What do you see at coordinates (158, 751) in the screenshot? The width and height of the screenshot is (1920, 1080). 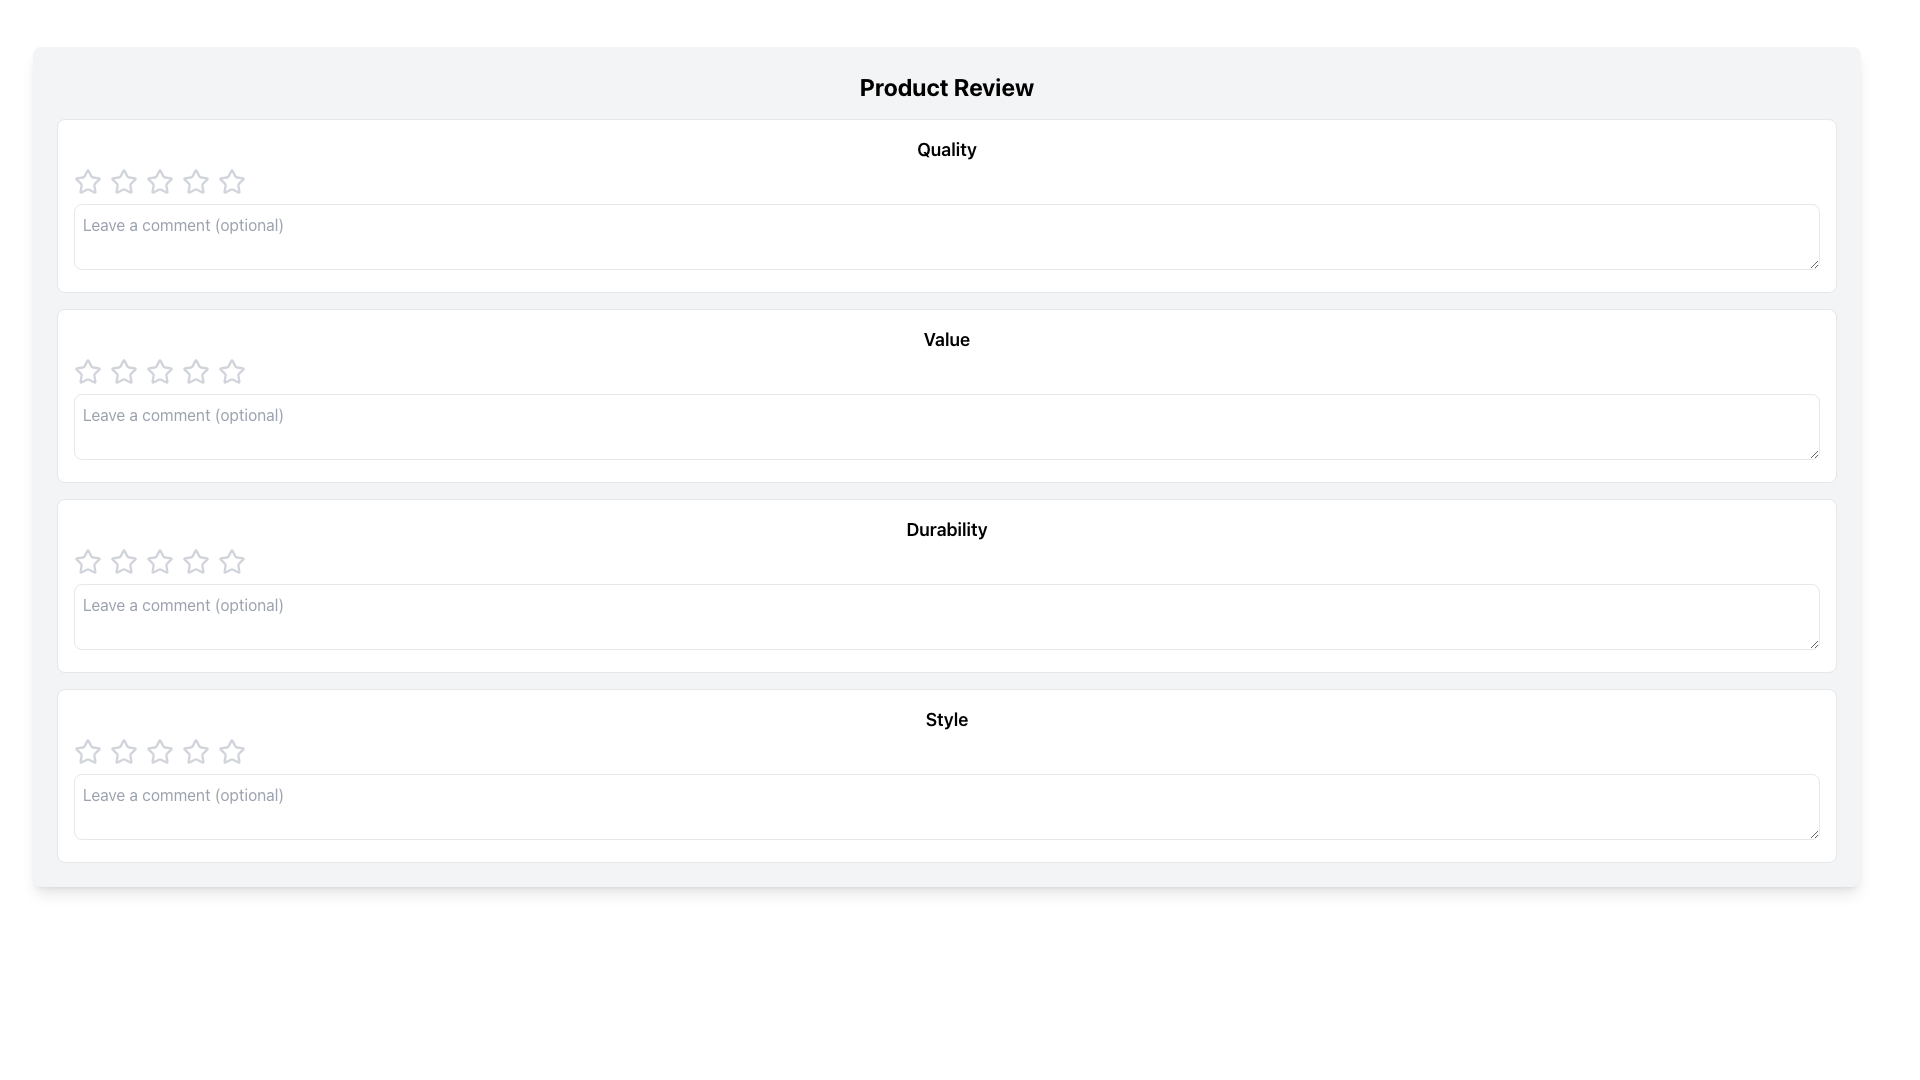 I see `the first interactive star icon, which is light gray and part of the rating stars` at bounding box center [158, 751].